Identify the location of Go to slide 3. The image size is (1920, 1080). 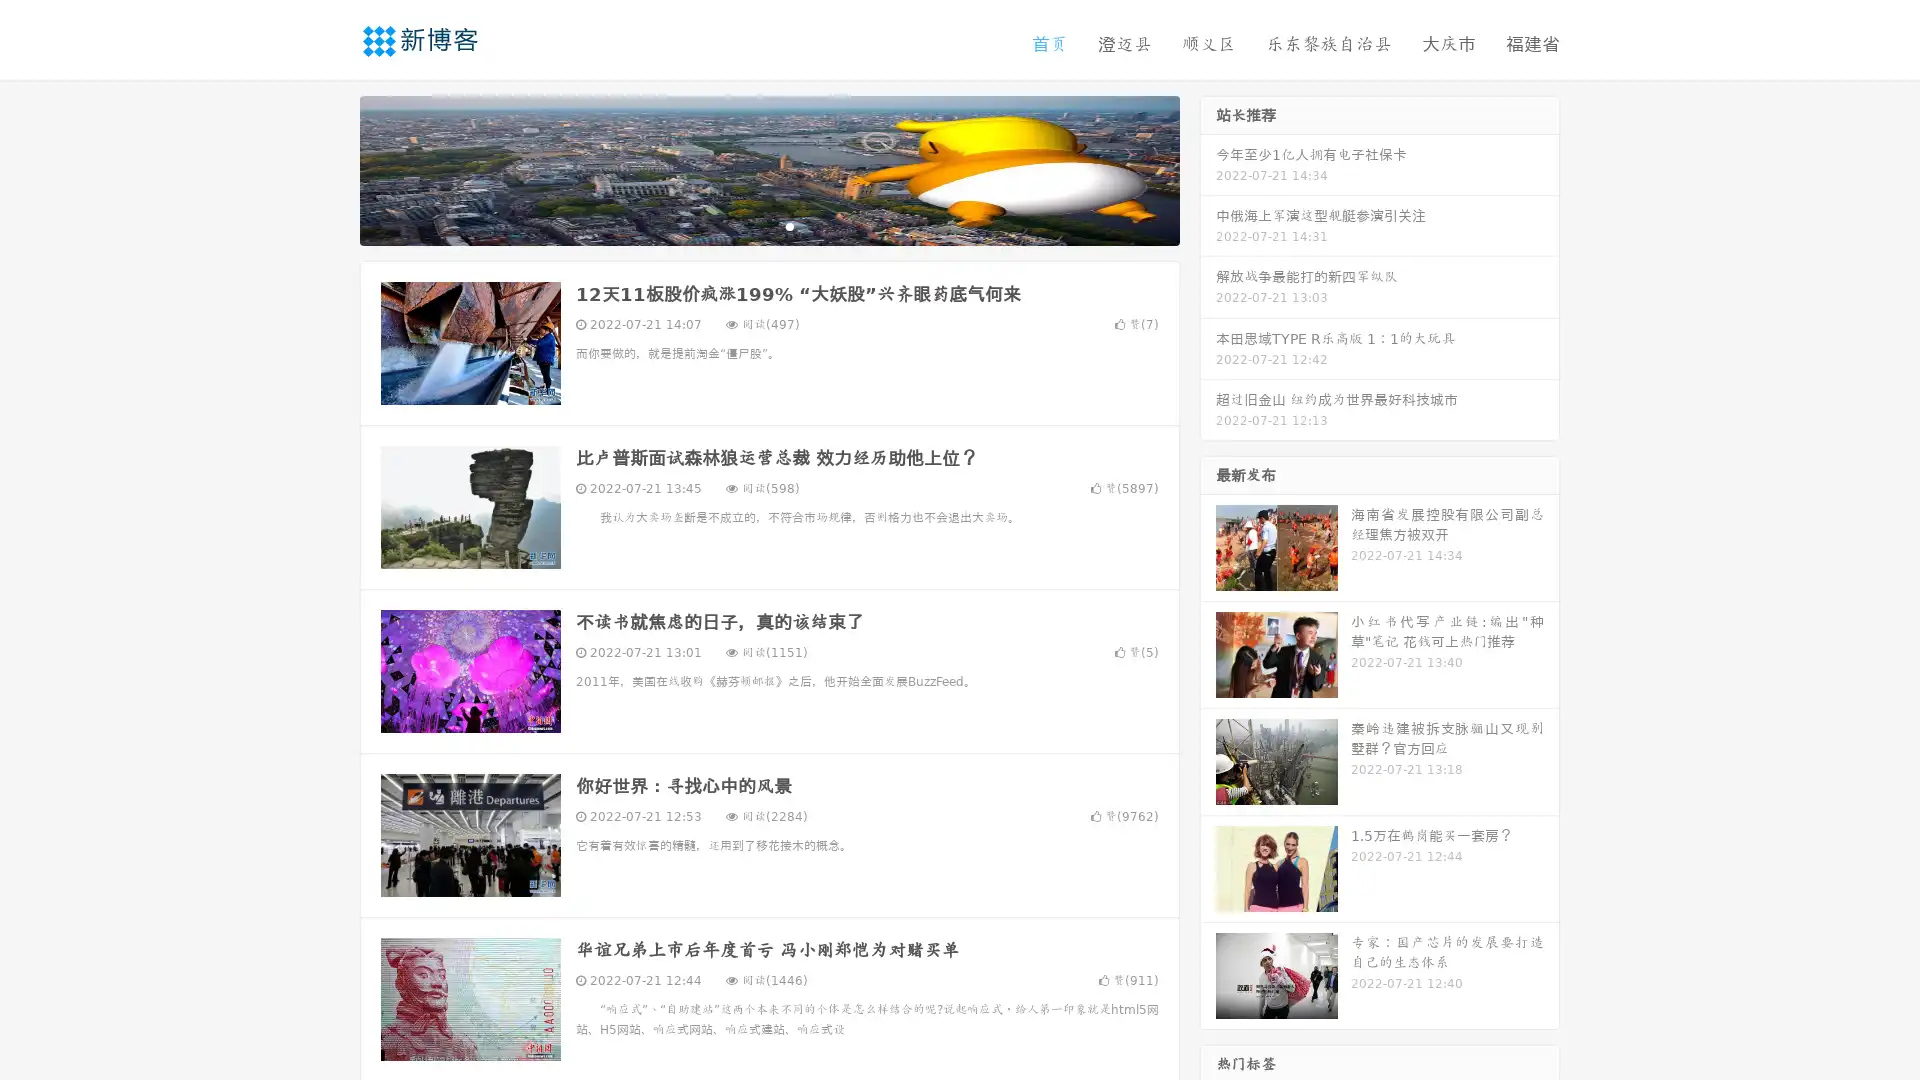
(789, 225).